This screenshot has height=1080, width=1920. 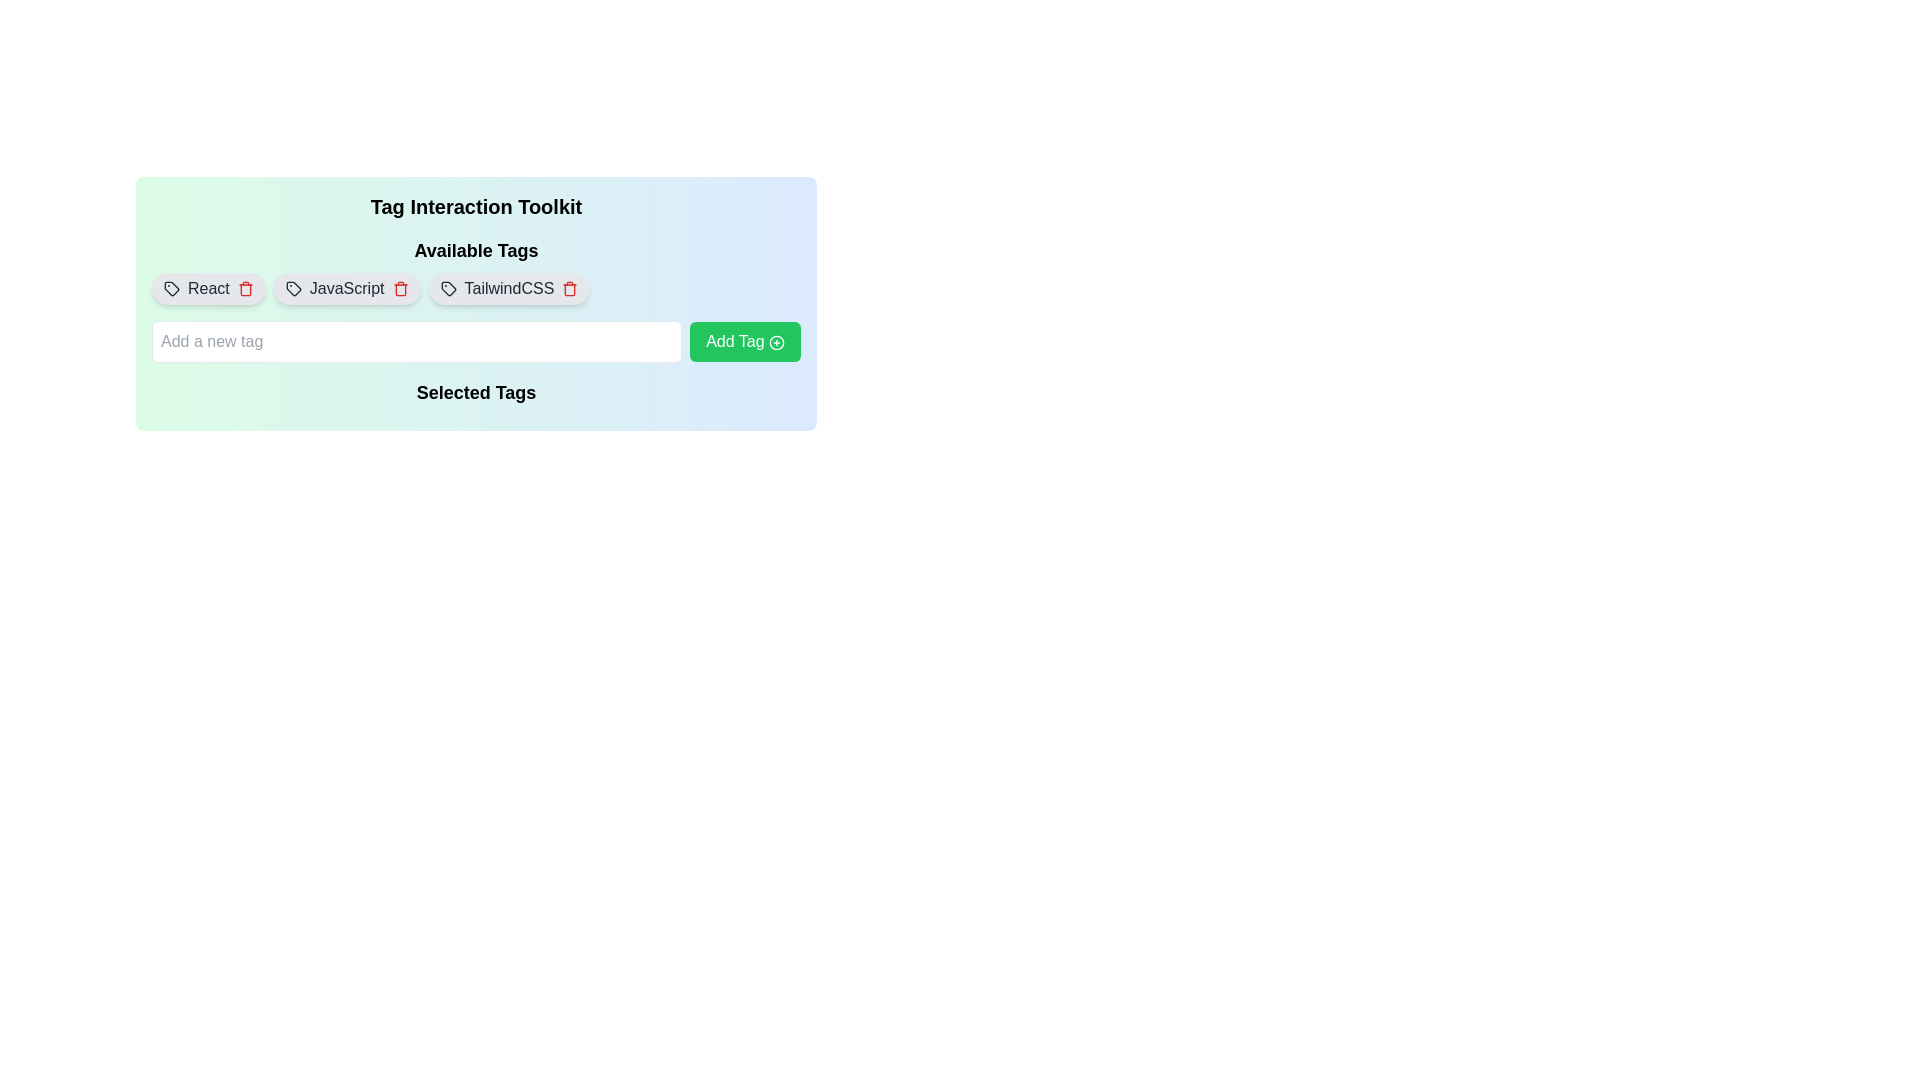 I want to click on the leftmost icon associated with the 'React' tag in the 'Available Tags' section, so click(x=172, y=289).